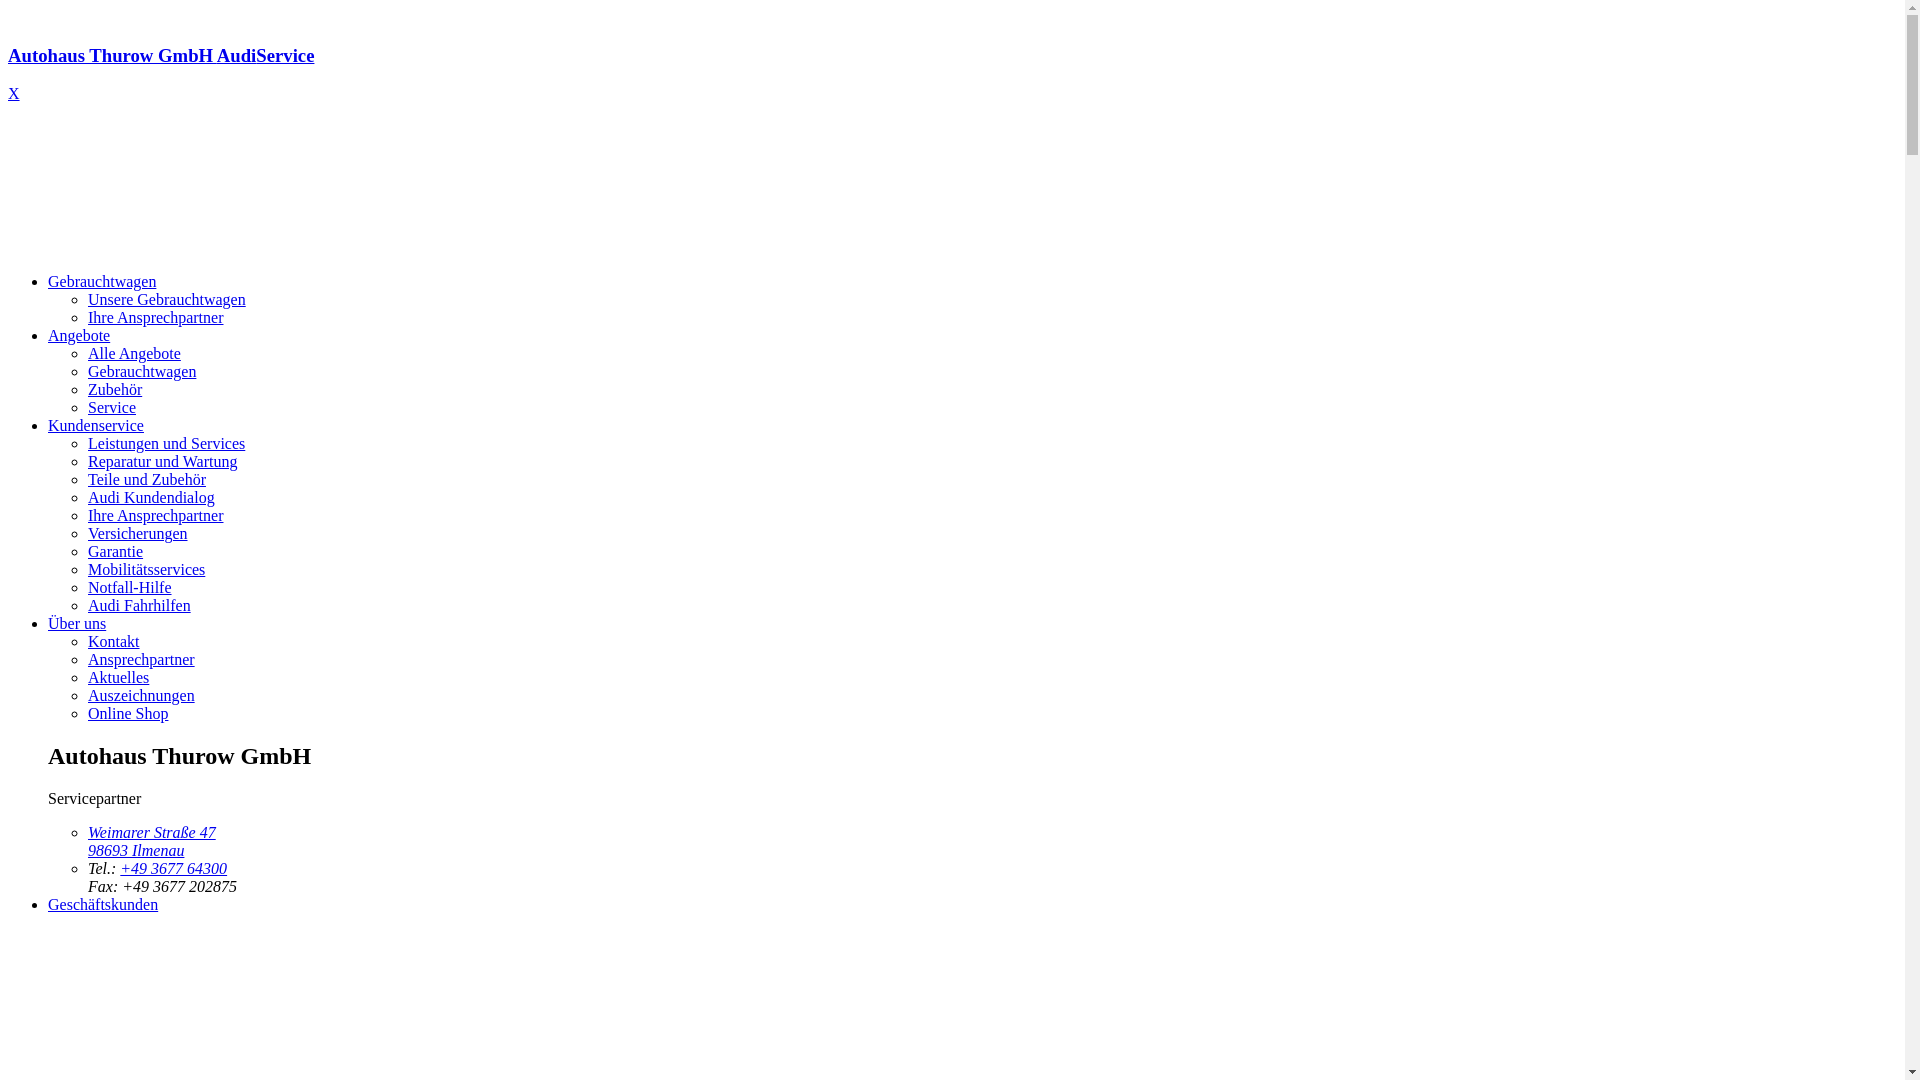 Image resolution: width=1920 pixels, height=1080 pixels. What do you see at coordinates (110, 406) in the screenshot?
I see `'Service'` at bounding box center [110, 406].